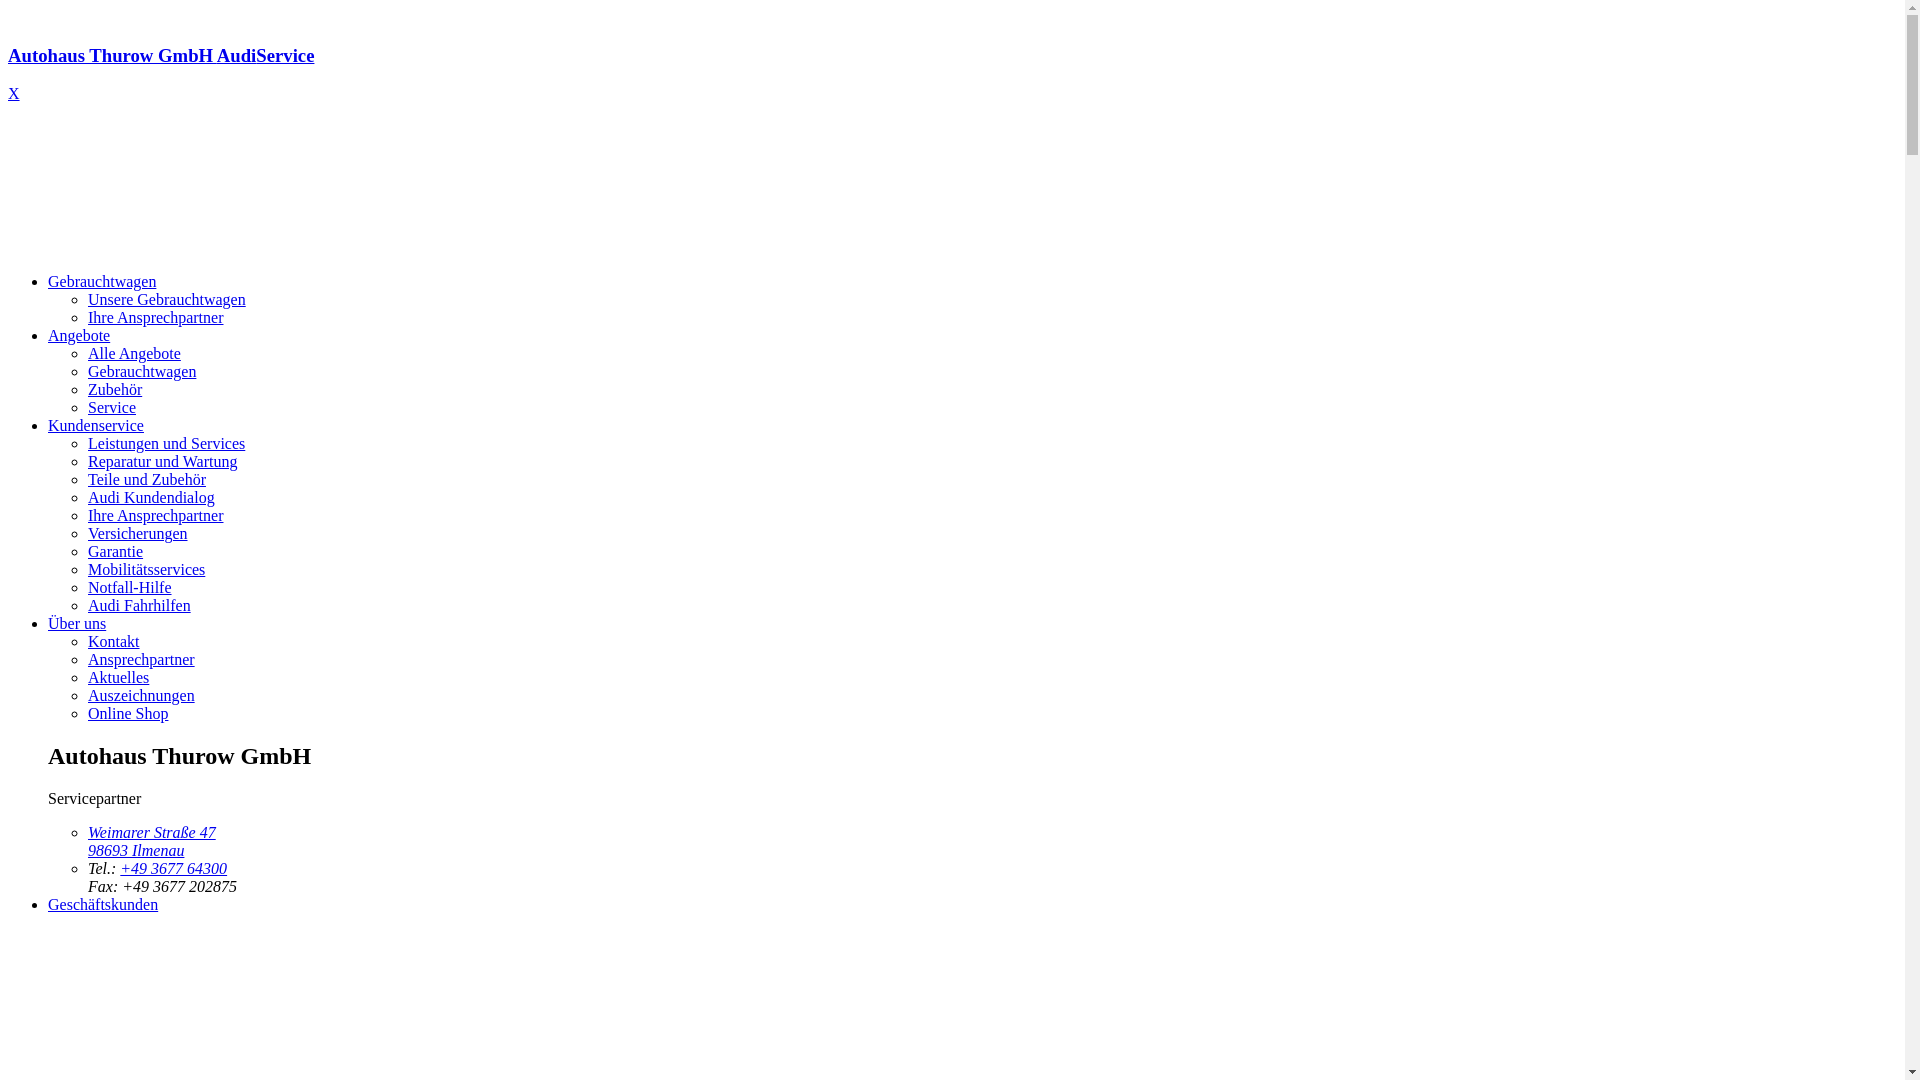 Image resolution: width=1920 pixels, height=1080 pixels. What do you see at coordinates (110, 406) in the screenshot?
I see `'Service'` at bounding box center [110, 406].